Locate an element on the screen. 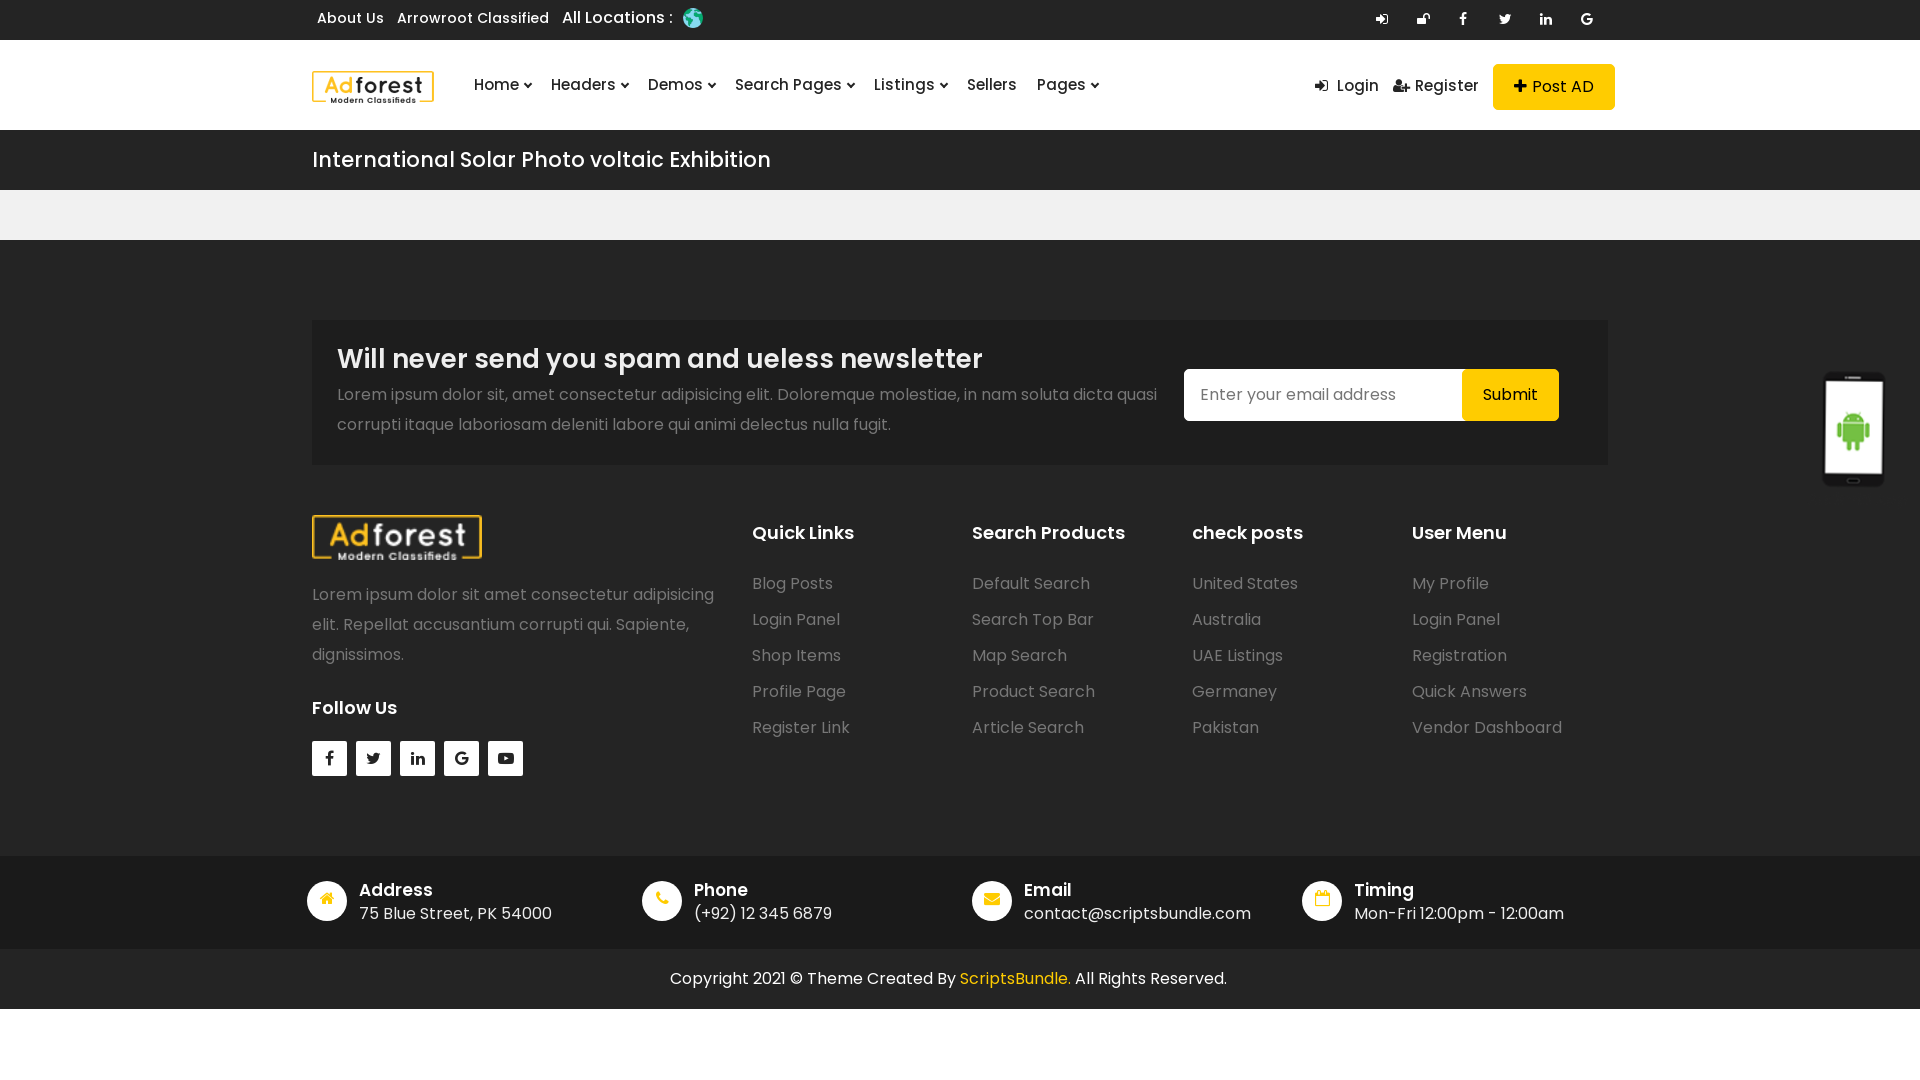  'Register Link' is located at coordinates (751, 727).